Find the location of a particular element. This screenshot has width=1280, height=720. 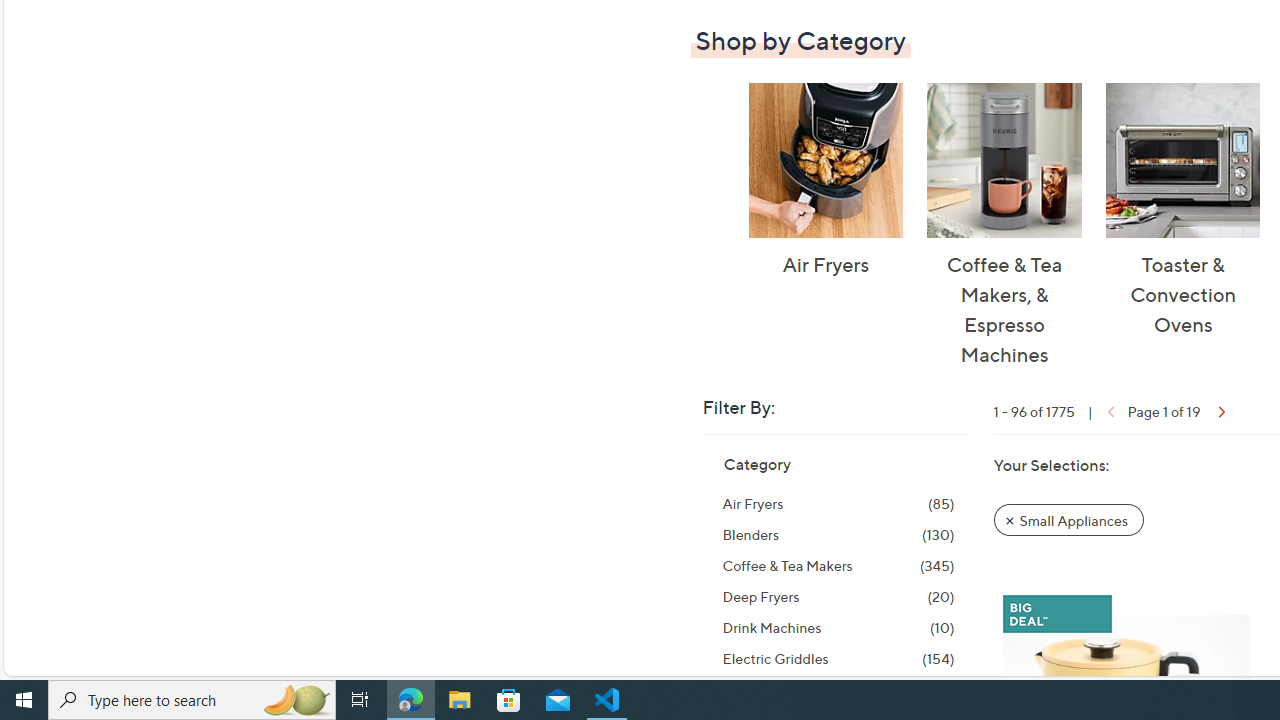

'Next Page' is located at coordinates (1218, 409).